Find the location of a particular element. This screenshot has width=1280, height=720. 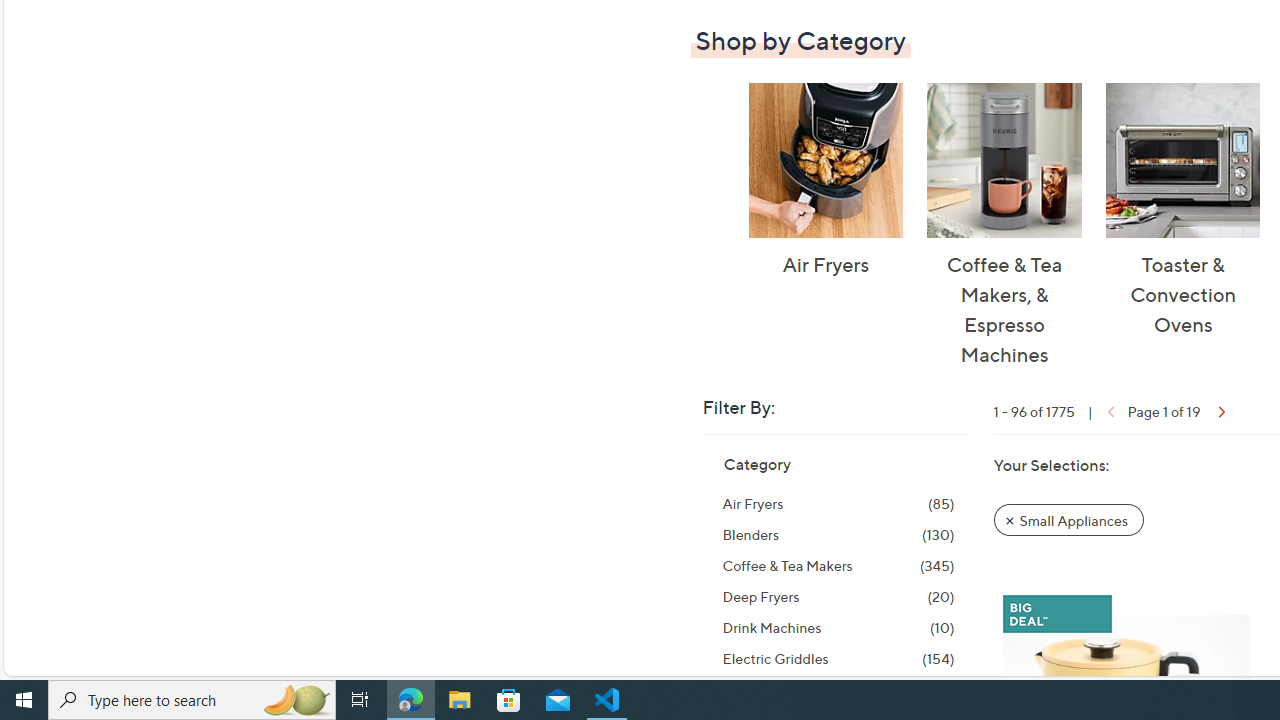

'Next Page' is located at coordinates (1218, 409).